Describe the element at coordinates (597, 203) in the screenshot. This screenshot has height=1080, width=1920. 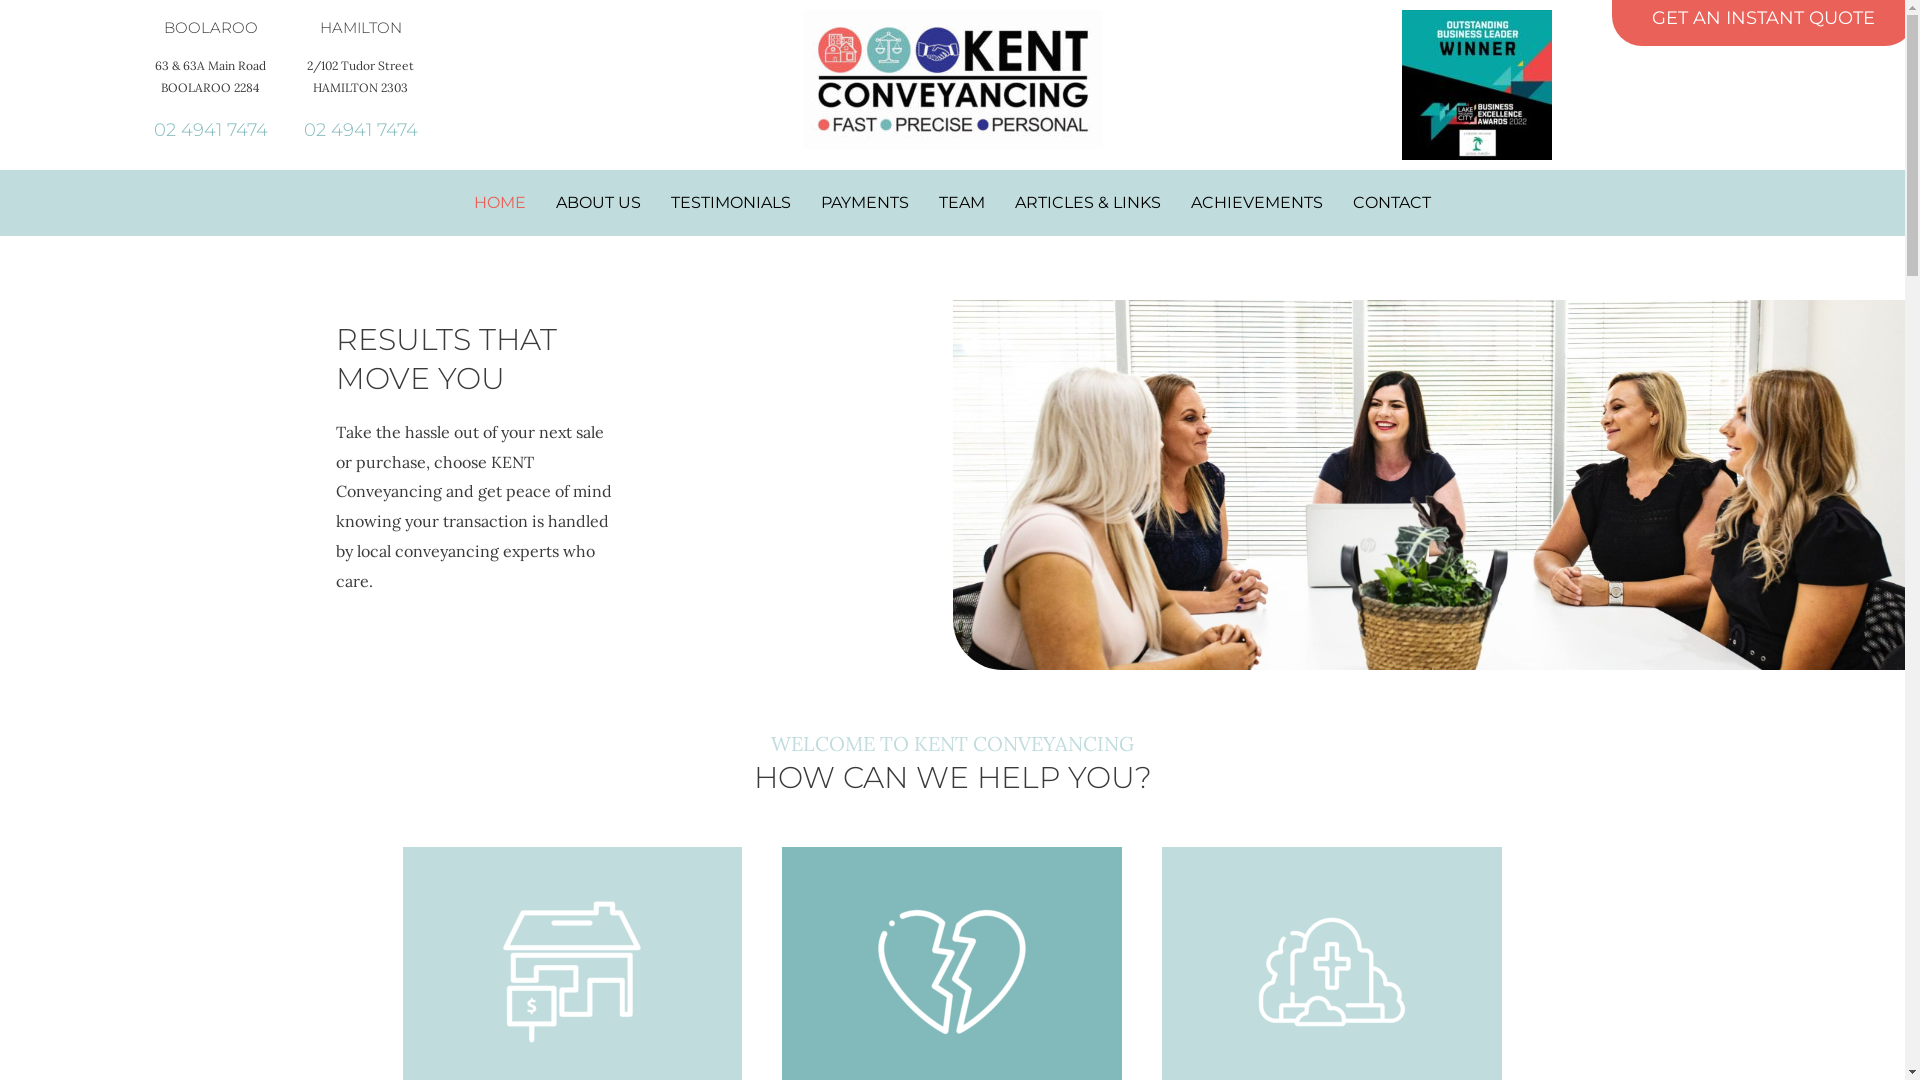
I see `'ABOUT US'` at that location.